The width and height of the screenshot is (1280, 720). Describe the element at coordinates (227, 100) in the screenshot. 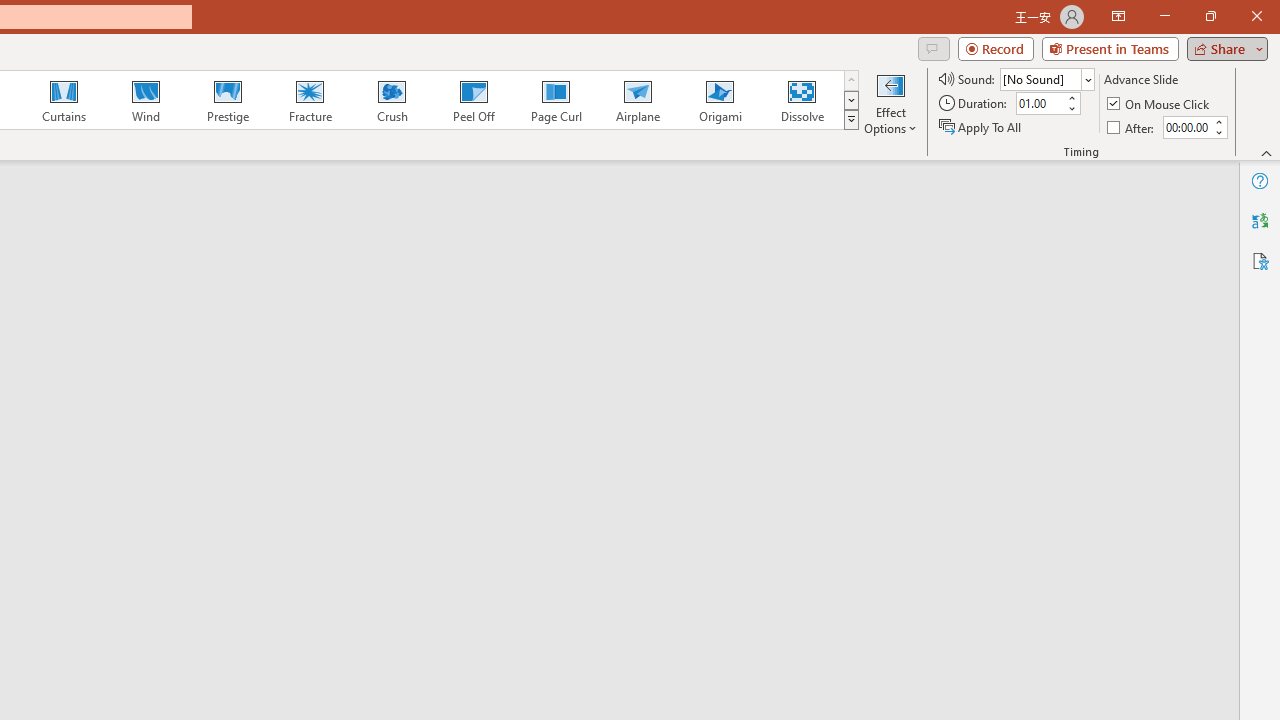

I see `'Prestige'` at that location.